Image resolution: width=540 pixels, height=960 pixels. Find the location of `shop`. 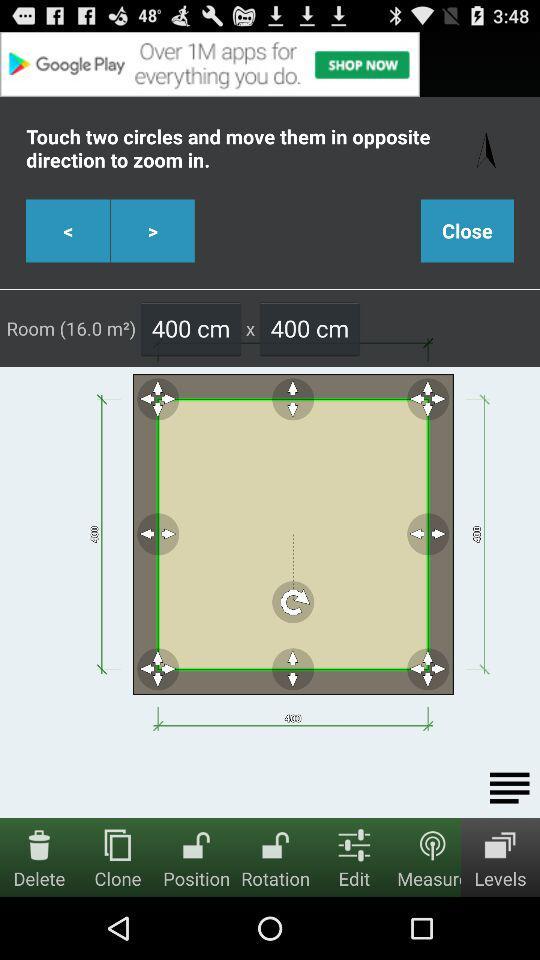

shop is located at coordinates (270, 64).